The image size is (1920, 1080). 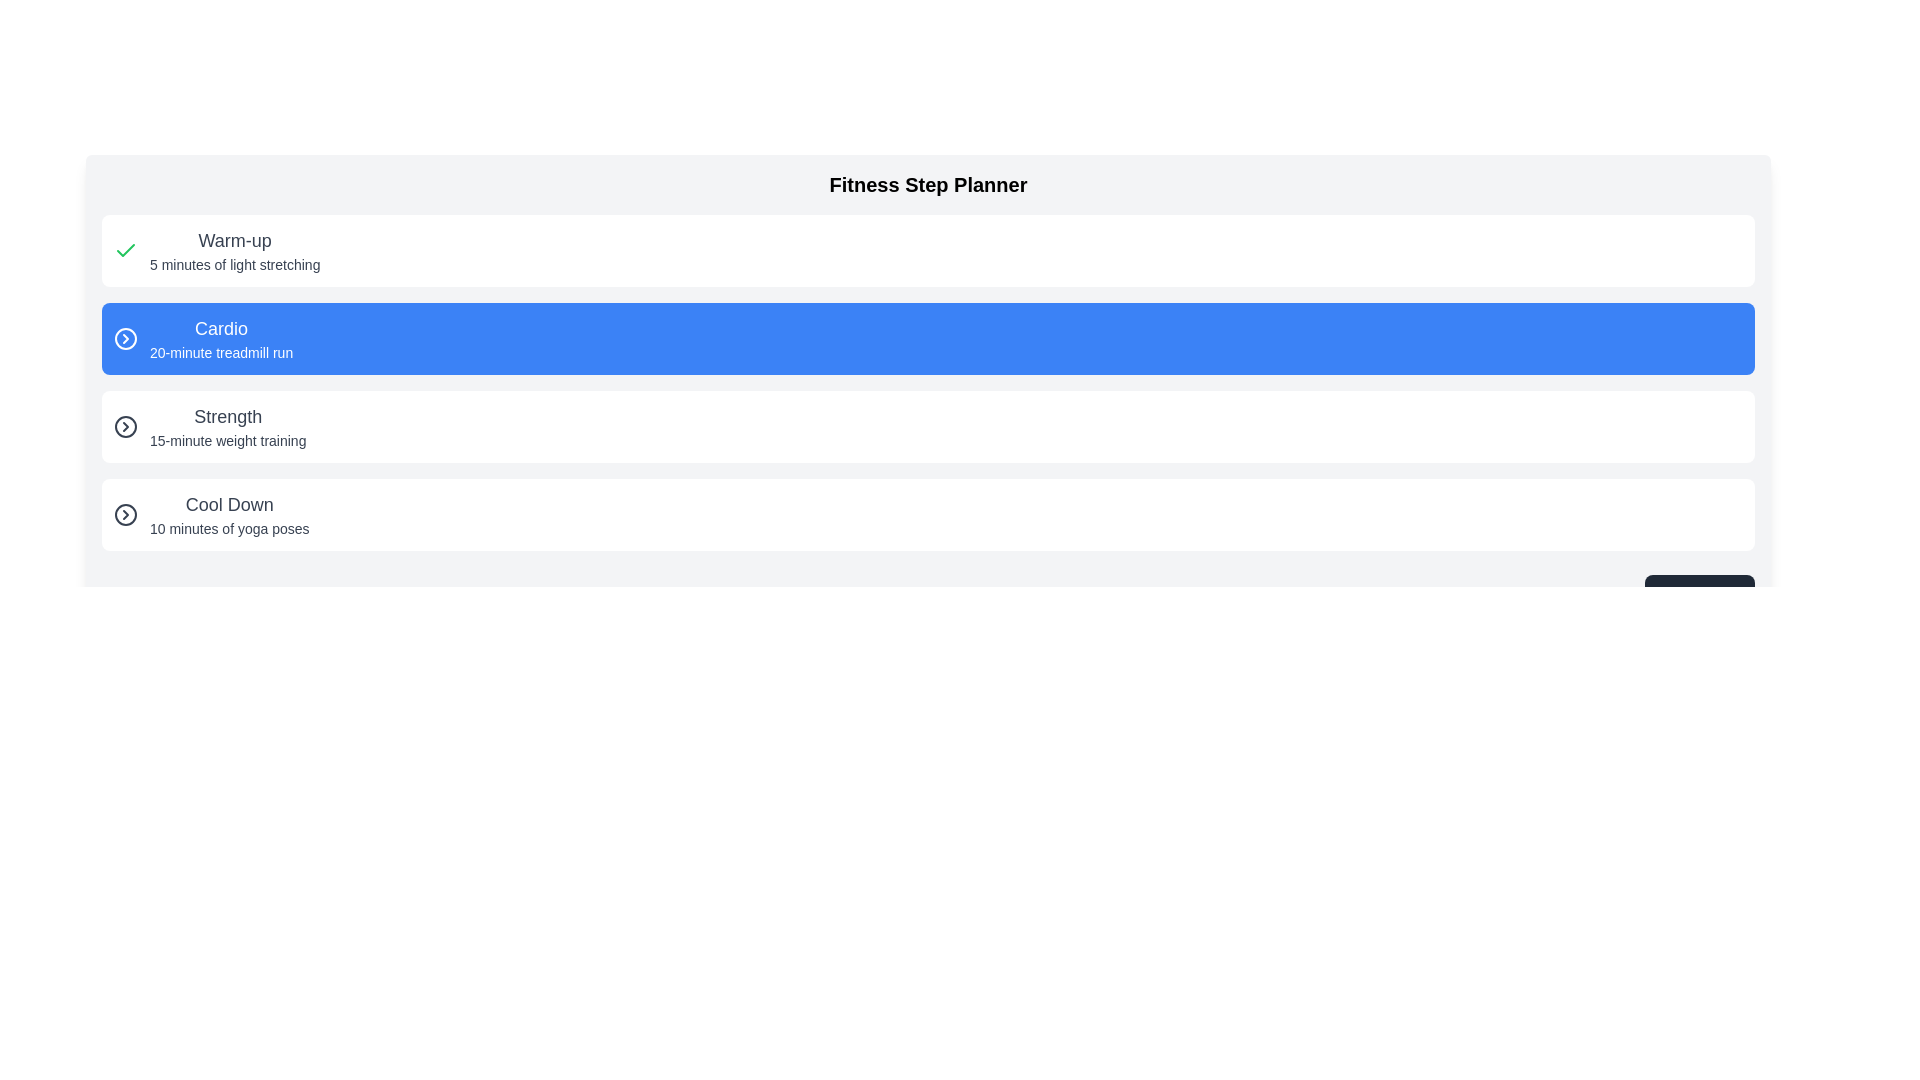 What do you see at coordinates (124, 514) in the screenshot?
I see `the circular border element in the navigation control` at bounding box center [124, 514].